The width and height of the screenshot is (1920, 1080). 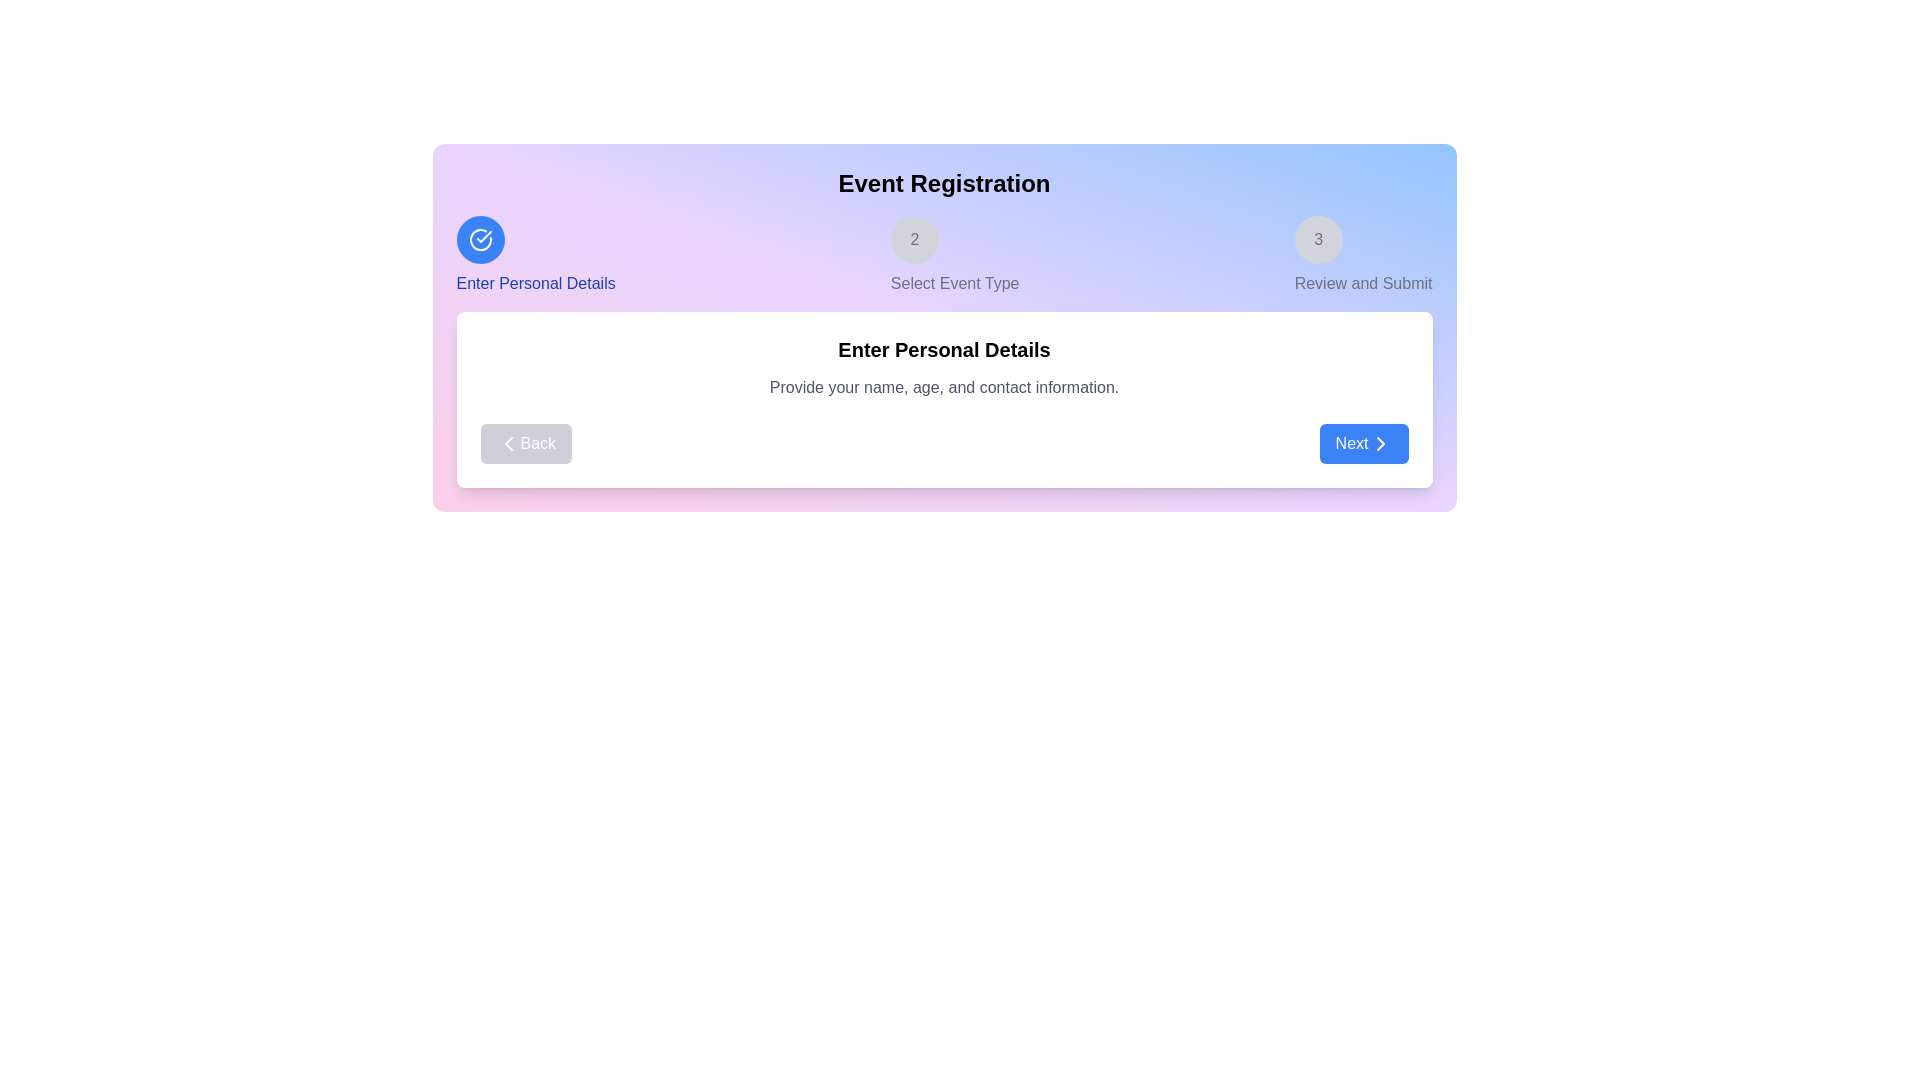 What do you see at coordinates (1362, 442) in the screenshot?
I see `the 'Next' button to proceed to the next step in the registration process` at bounding box center [1362, 442].